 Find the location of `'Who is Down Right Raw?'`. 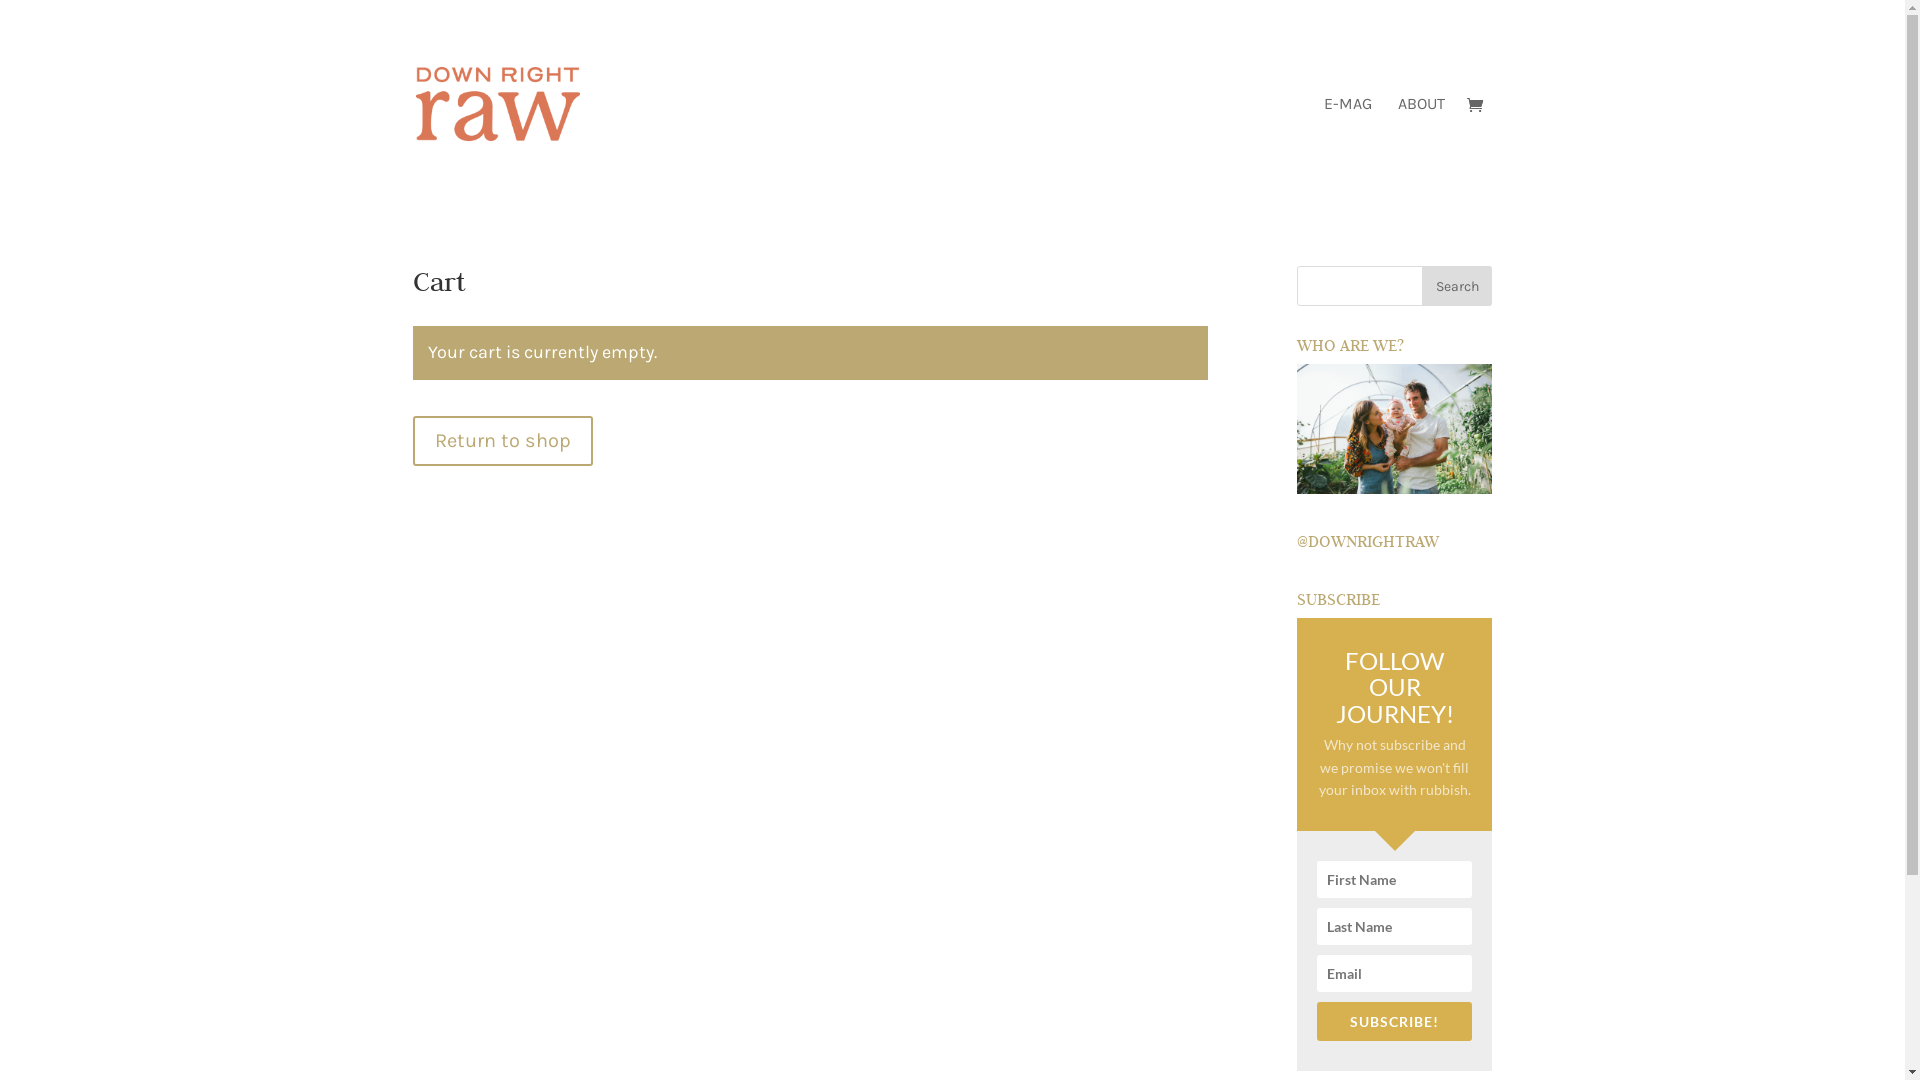

'Who is Down Right Raw?' is located at coordinates (1393, 427).